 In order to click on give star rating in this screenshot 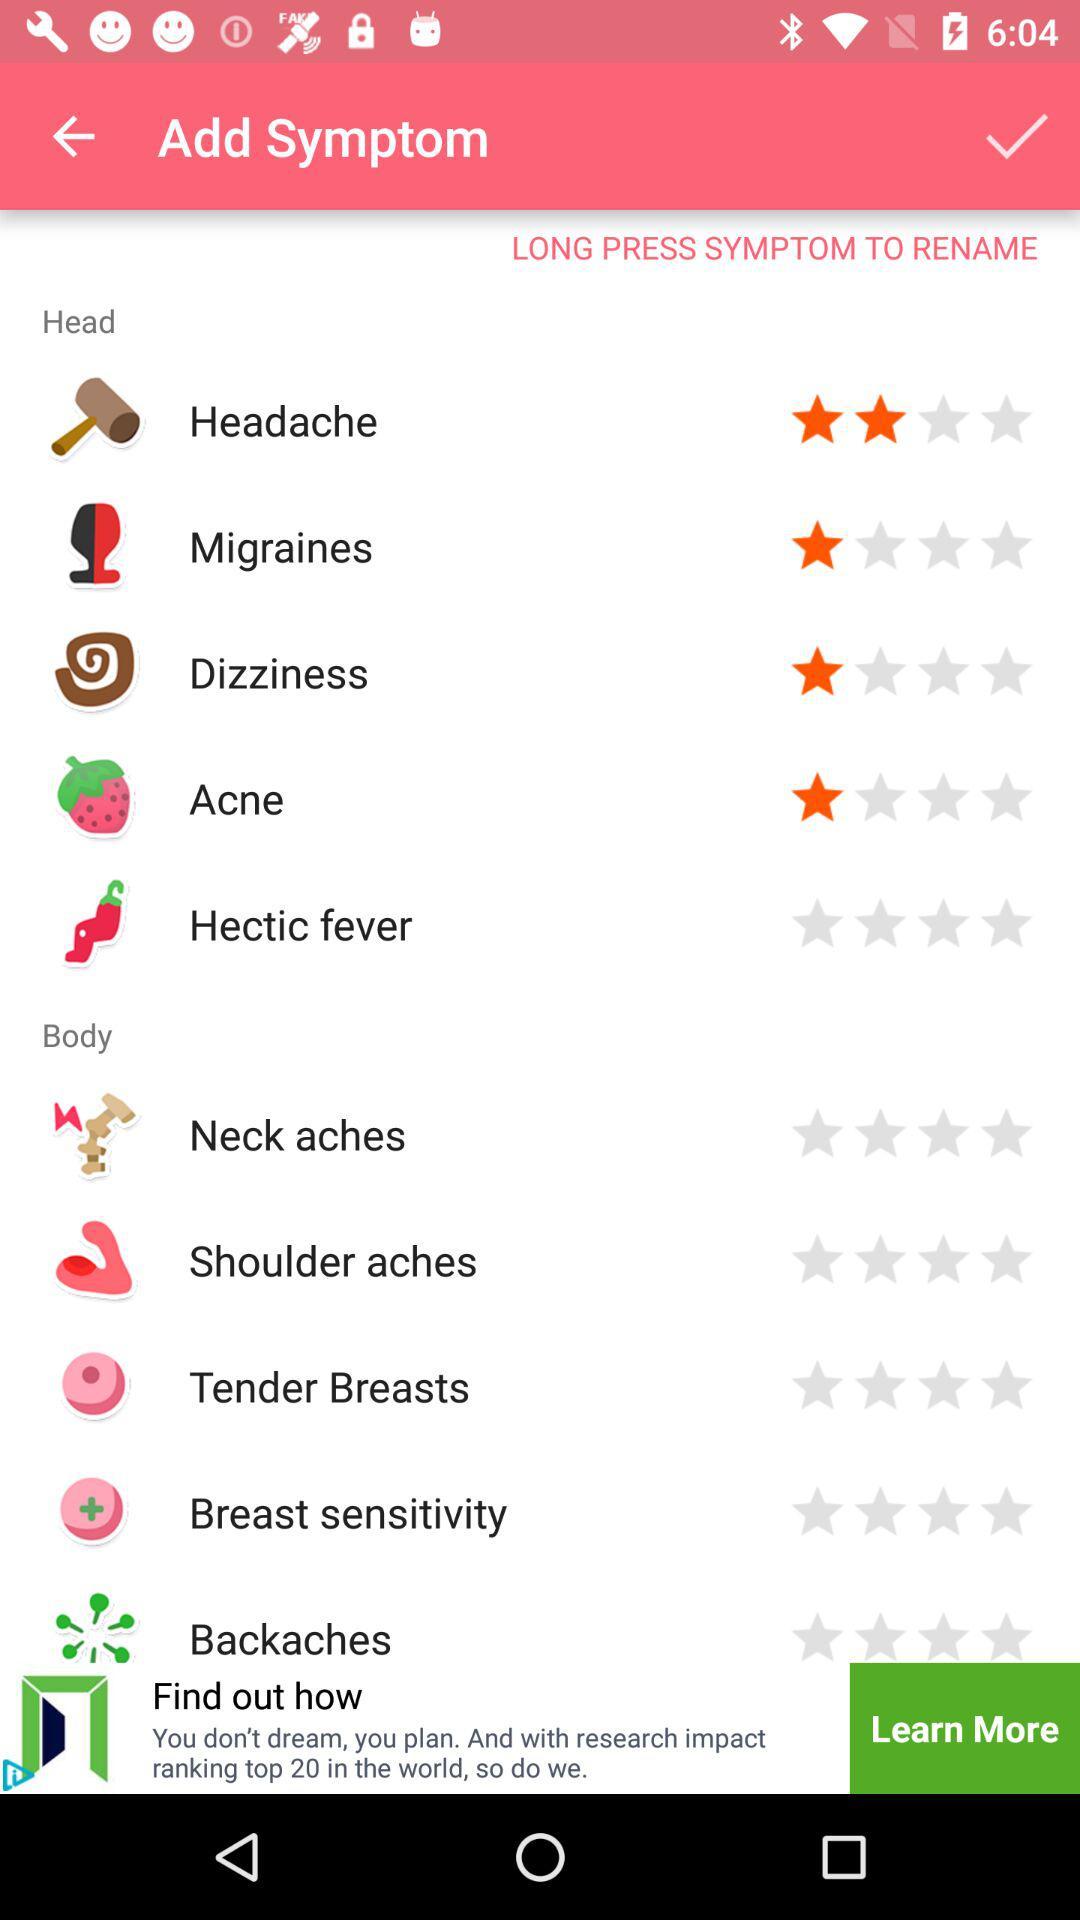, I will do `click(1006, 419)`.